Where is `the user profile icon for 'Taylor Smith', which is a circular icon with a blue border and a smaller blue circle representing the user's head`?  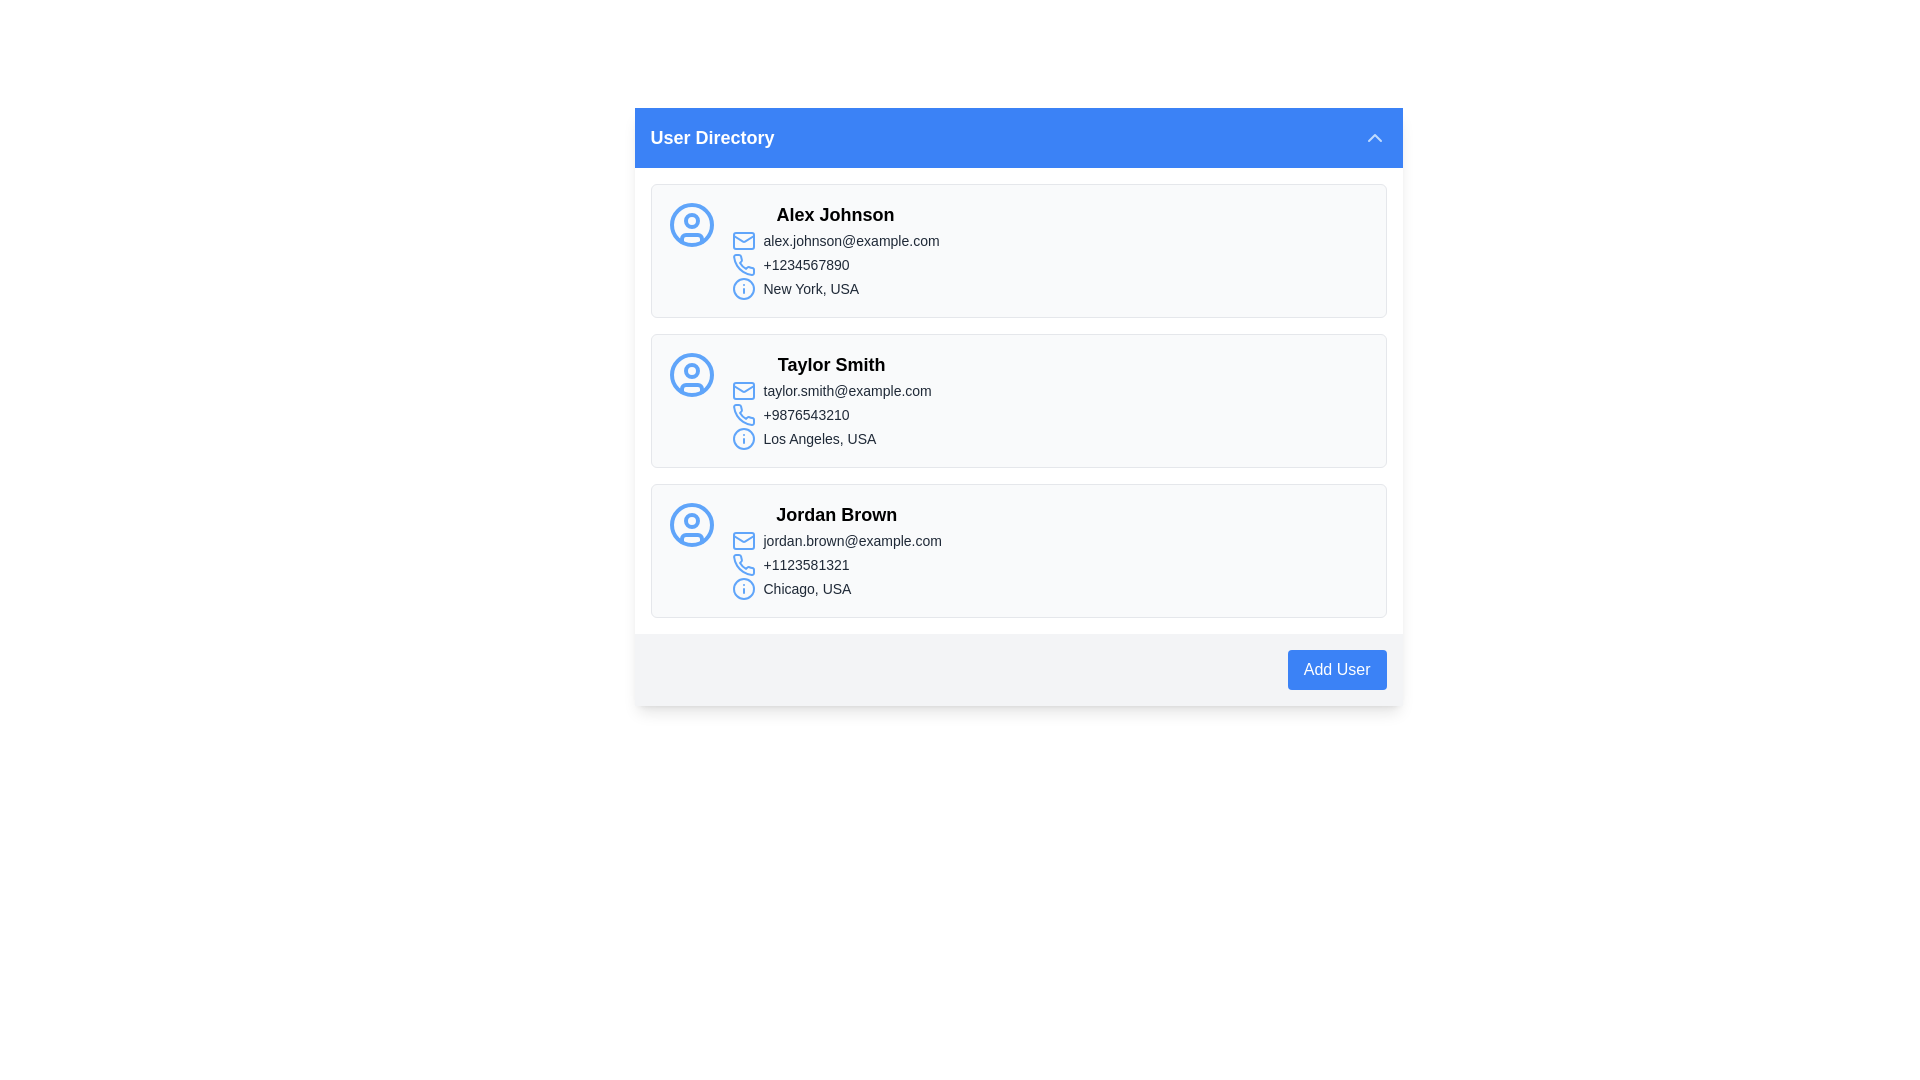
the user profile icon for 'Taylor Smith', which is a circular icon with a blue border and a smaller blue circle representing the user's head is located at coordinates (691, 374).